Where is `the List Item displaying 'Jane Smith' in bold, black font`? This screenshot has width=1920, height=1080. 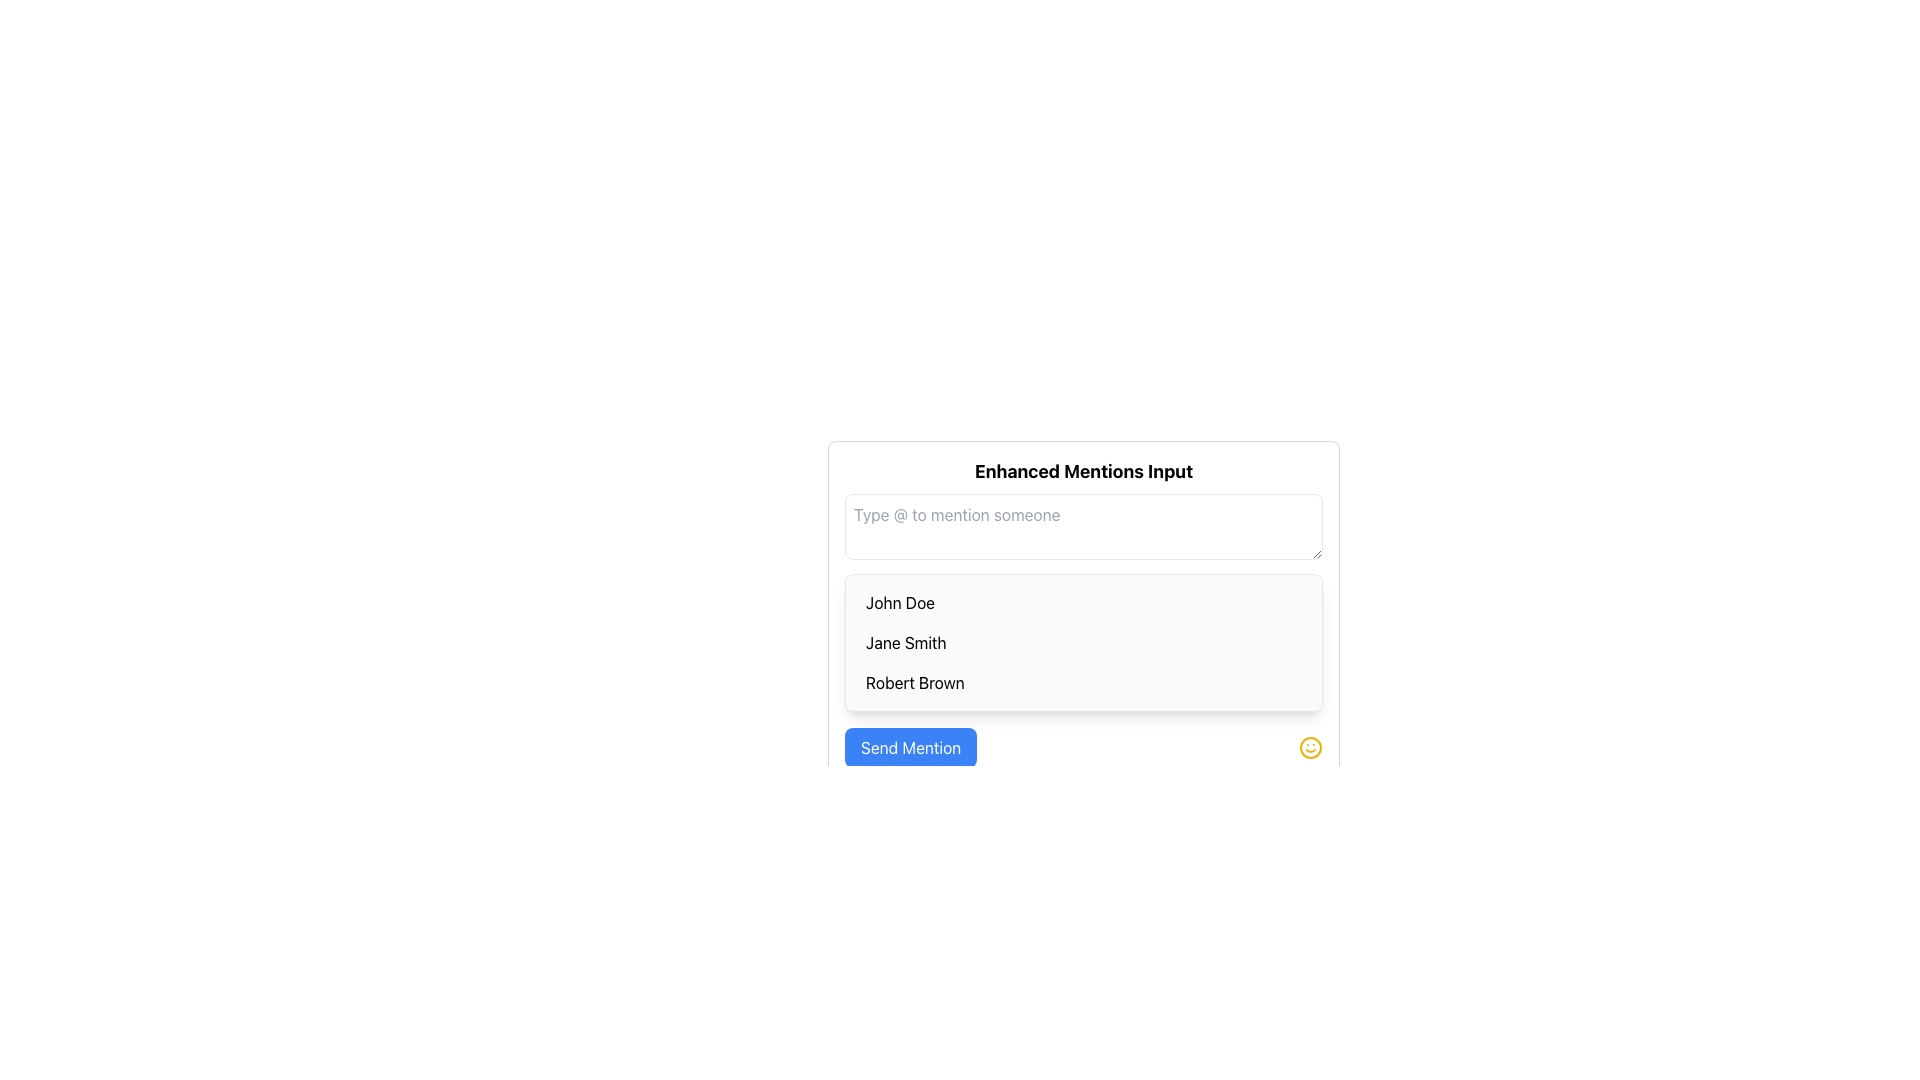
the List Item displaying 'Jane Smith' in bold, black font is located at coordinates (1083, 643).